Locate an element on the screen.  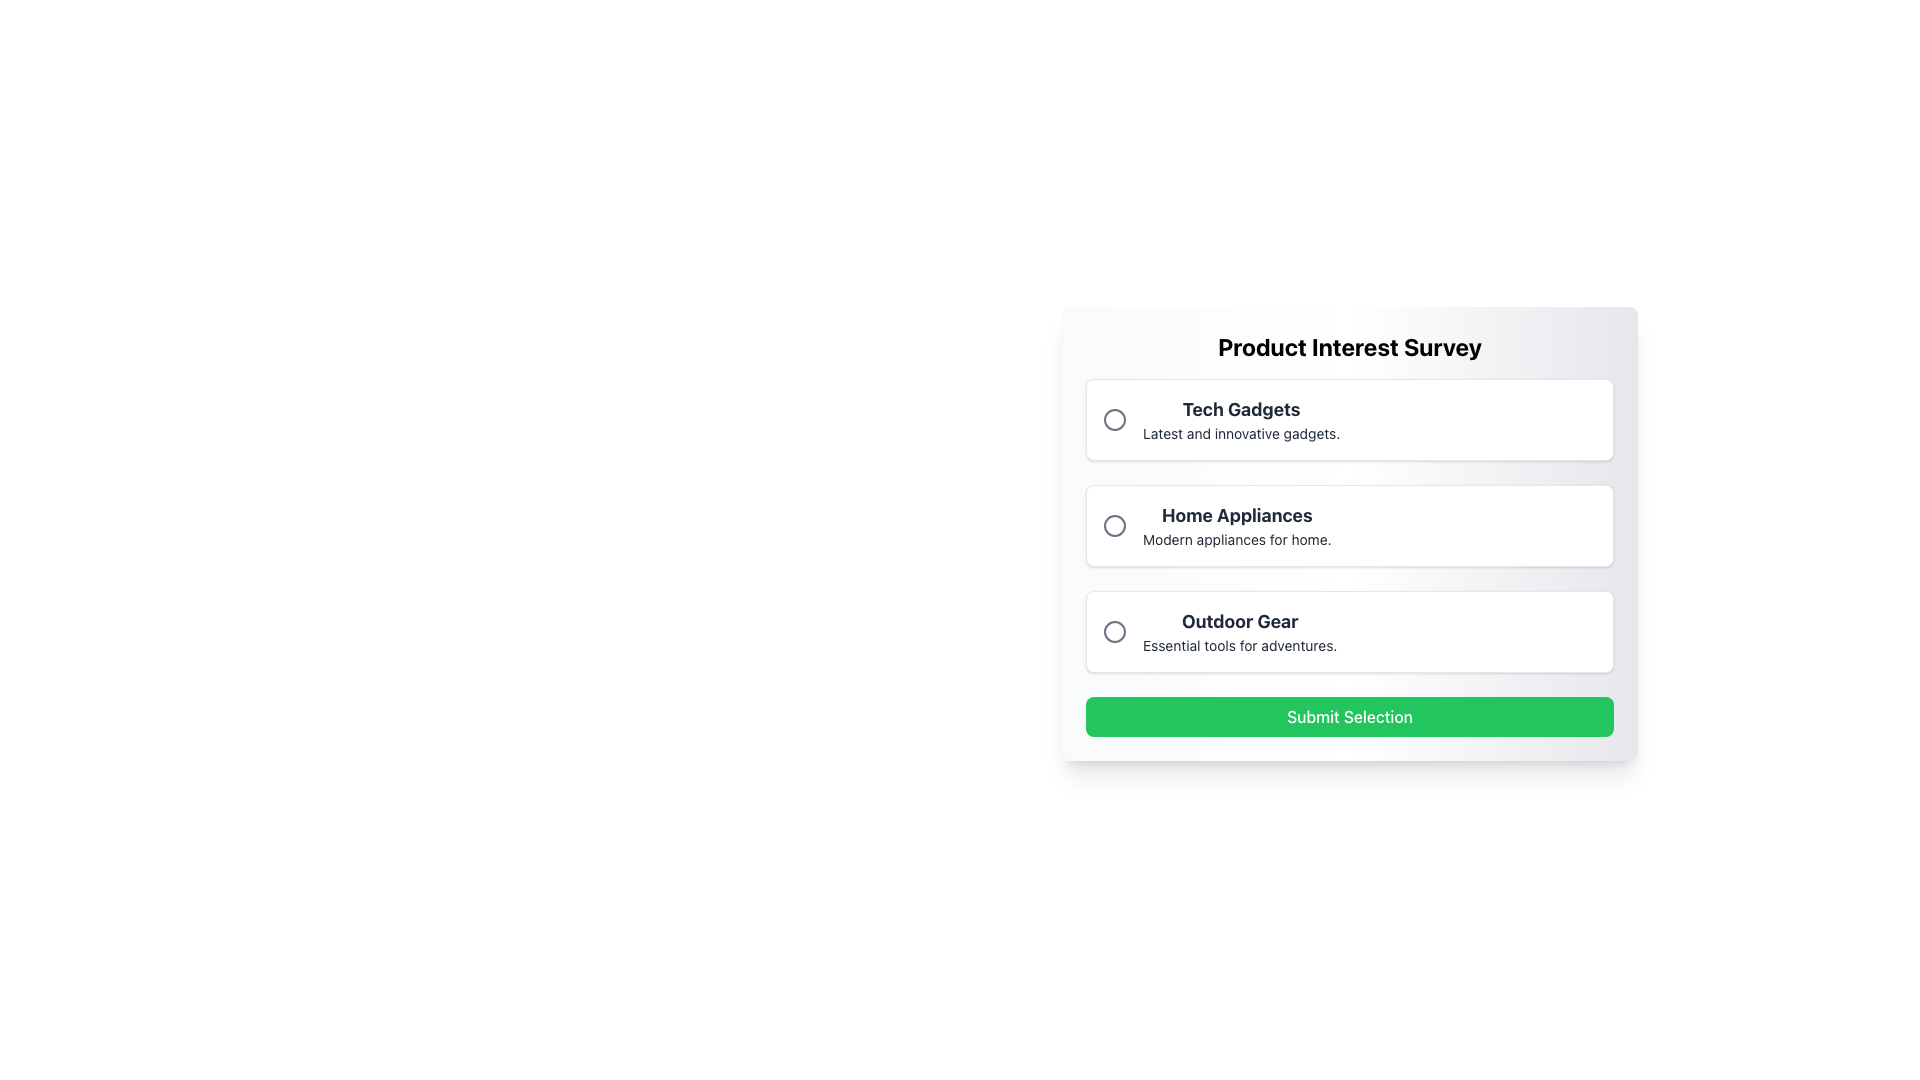
the selectable item titled 'Tech Gadgets' with a white background and a gray border is located at coordinates (1349, 419).